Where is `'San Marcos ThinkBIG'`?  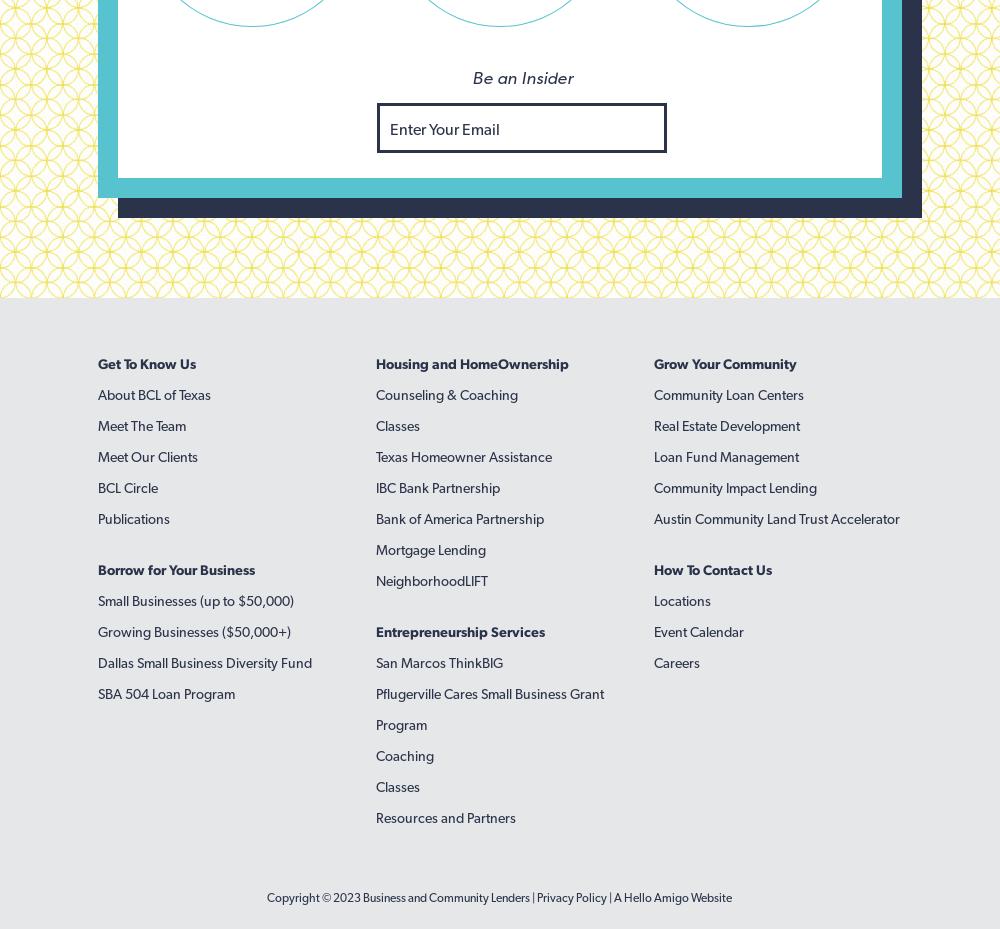
'San Marcos ThinkBIG' is located at coordinates (376, 663).